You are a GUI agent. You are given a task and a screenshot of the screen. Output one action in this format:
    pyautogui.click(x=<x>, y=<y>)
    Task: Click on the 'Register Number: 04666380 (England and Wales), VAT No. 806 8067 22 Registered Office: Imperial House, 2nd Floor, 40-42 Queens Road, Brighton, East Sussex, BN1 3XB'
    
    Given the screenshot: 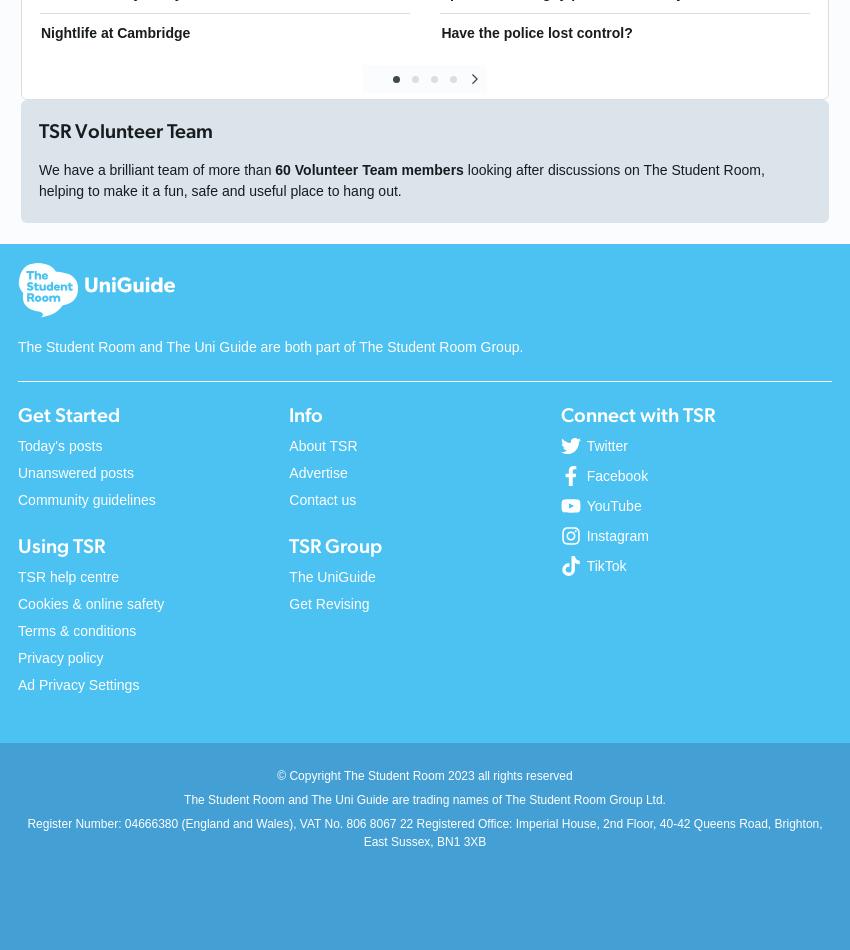 What is the action you would take?
    pyautogui.click(x=424, y=831)
    